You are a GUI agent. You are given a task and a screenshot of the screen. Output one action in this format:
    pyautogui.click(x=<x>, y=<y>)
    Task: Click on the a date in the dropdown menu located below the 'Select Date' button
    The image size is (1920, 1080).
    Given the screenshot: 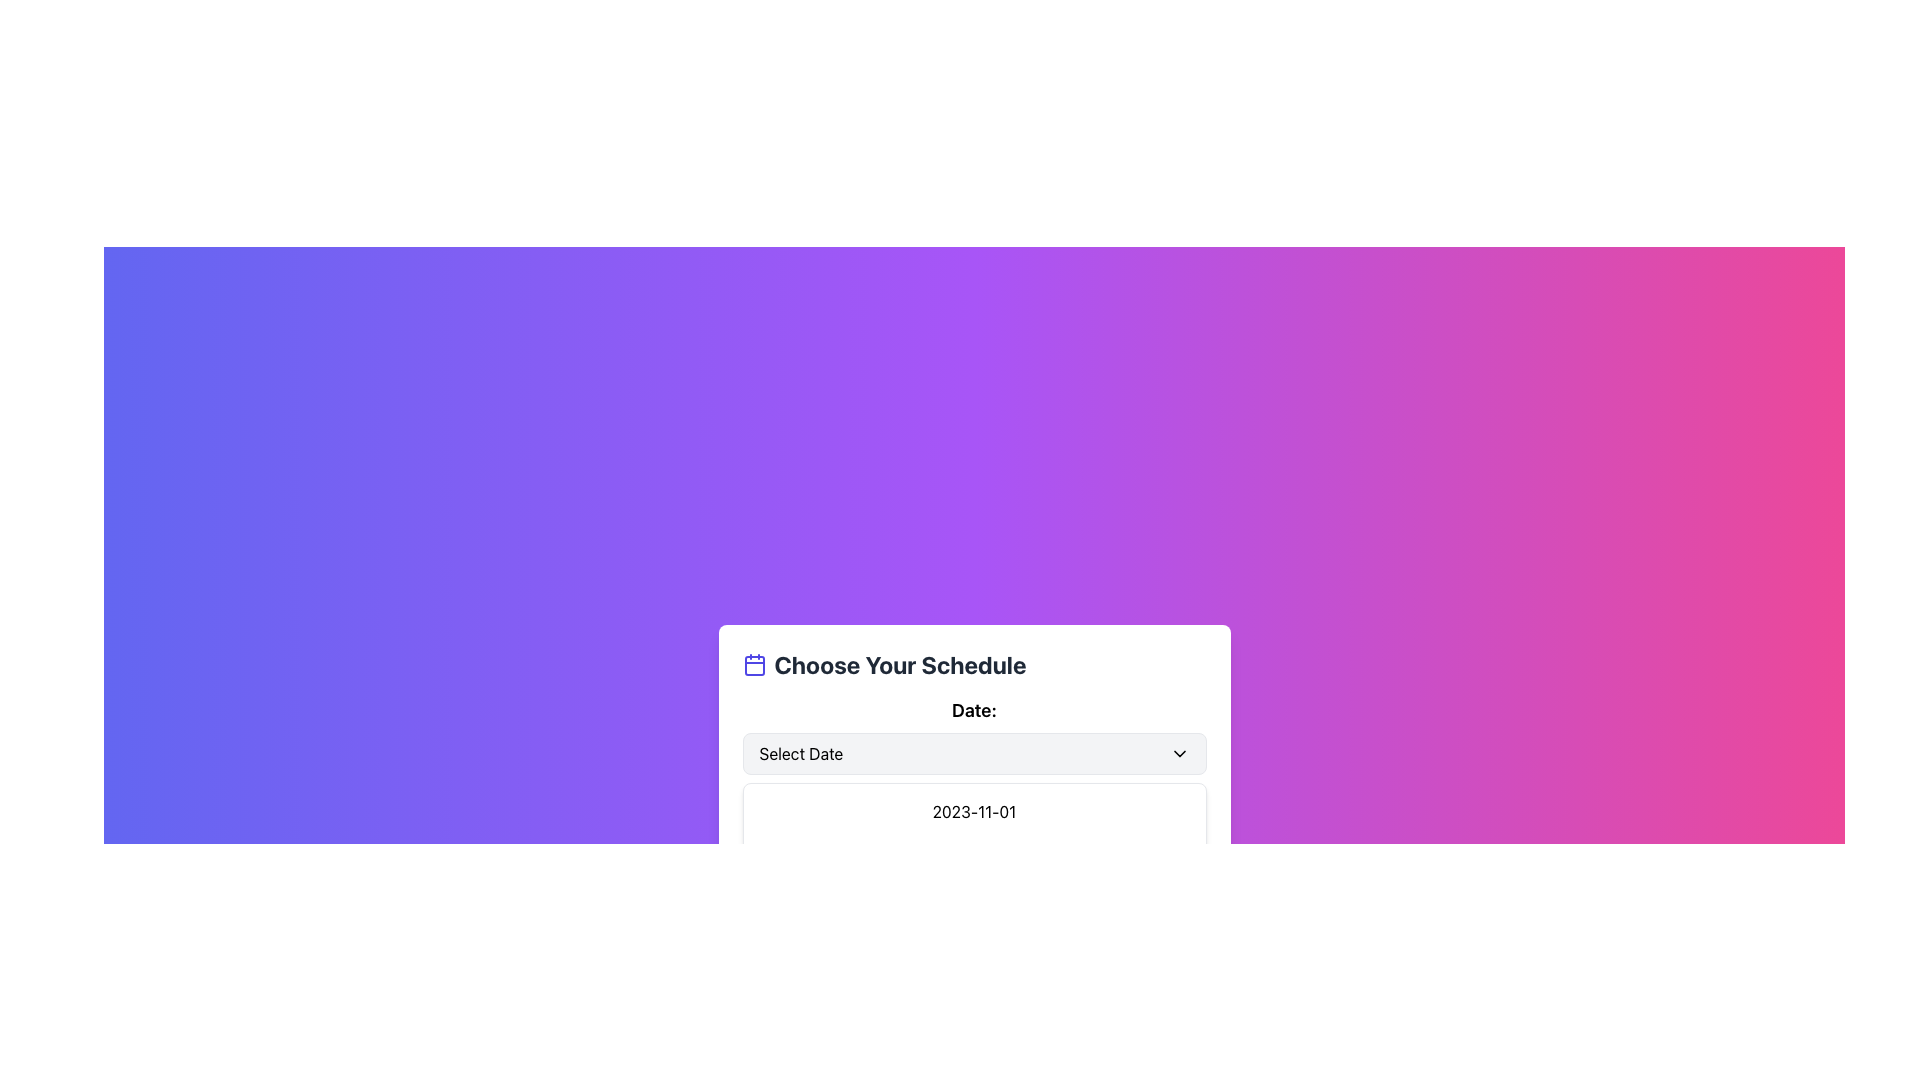 What is the action you would take?
    pyautogui.click(x=974, y=852)
    